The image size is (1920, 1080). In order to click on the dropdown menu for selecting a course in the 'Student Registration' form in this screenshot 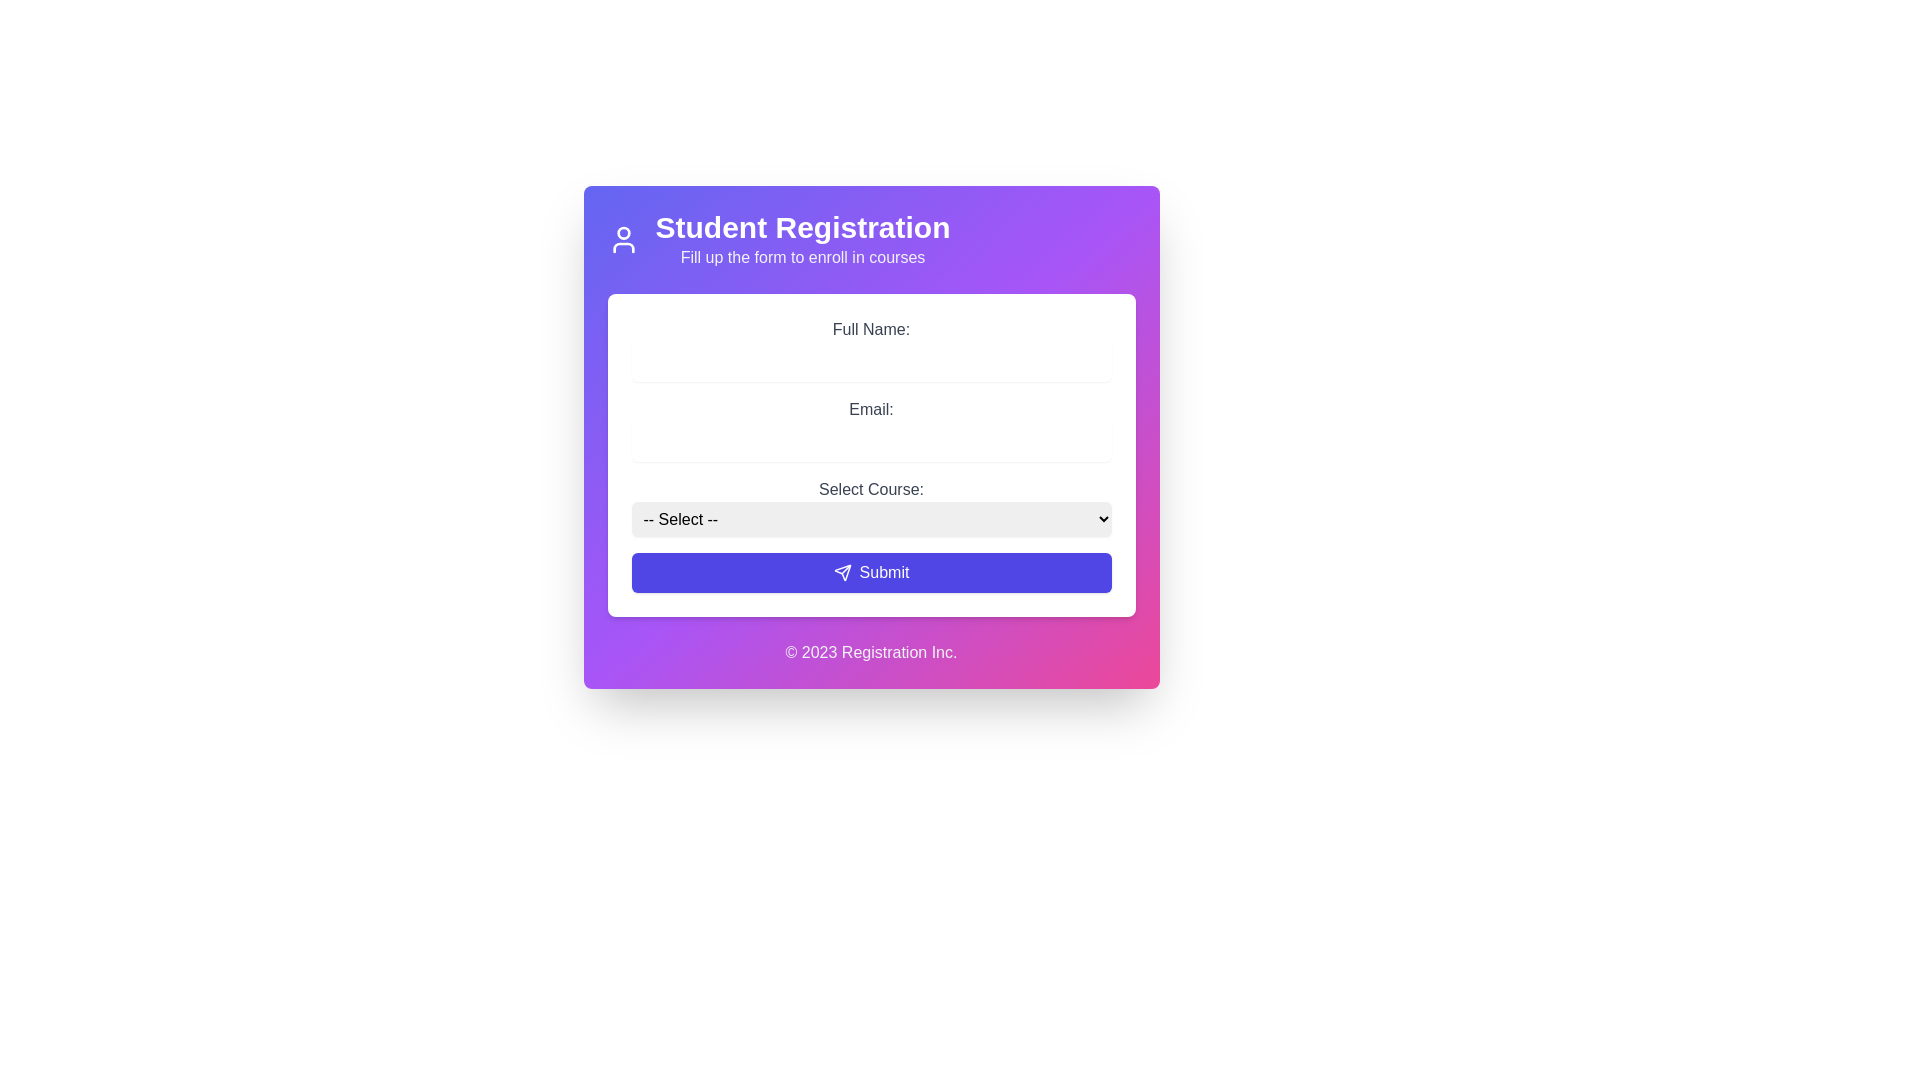, I will do `click(871, 506)`.